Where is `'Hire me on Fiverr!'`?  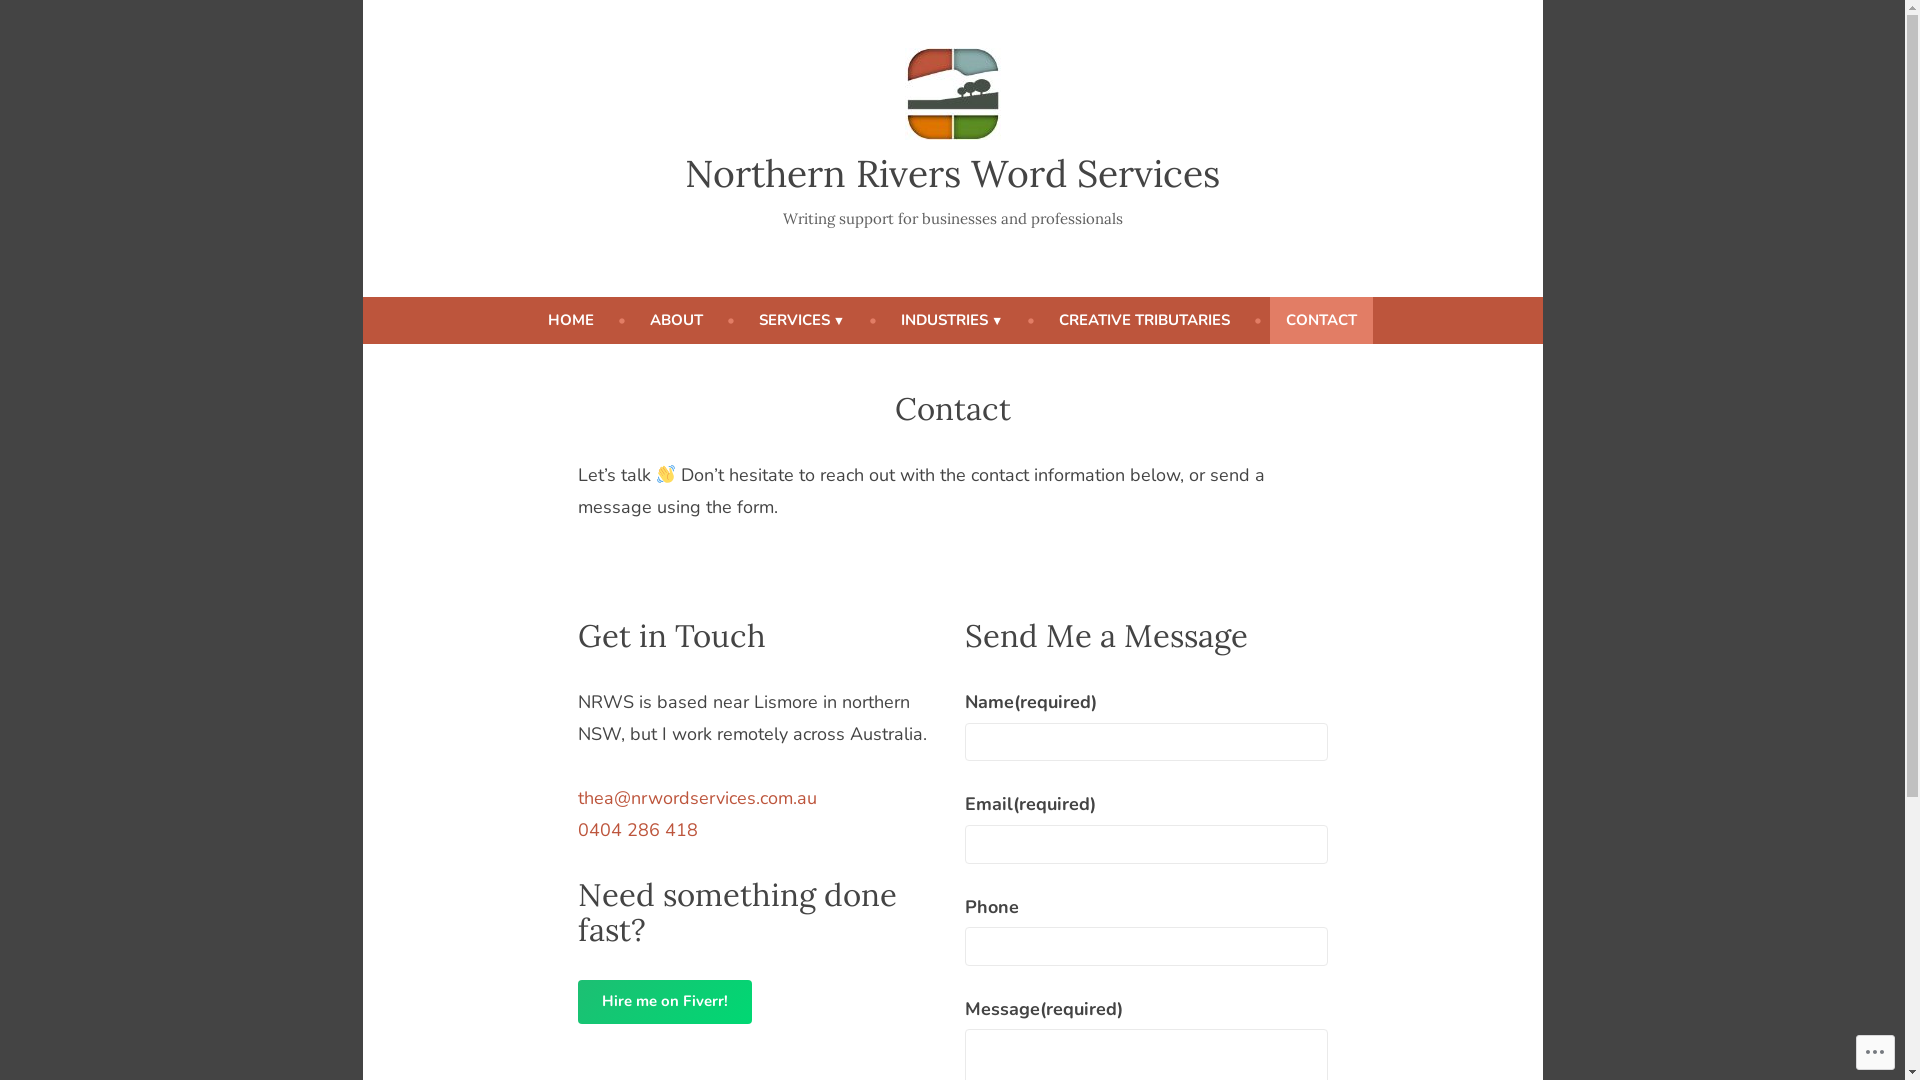
'Hire me on Fiverr!' is located at coordinates (665, 1002).